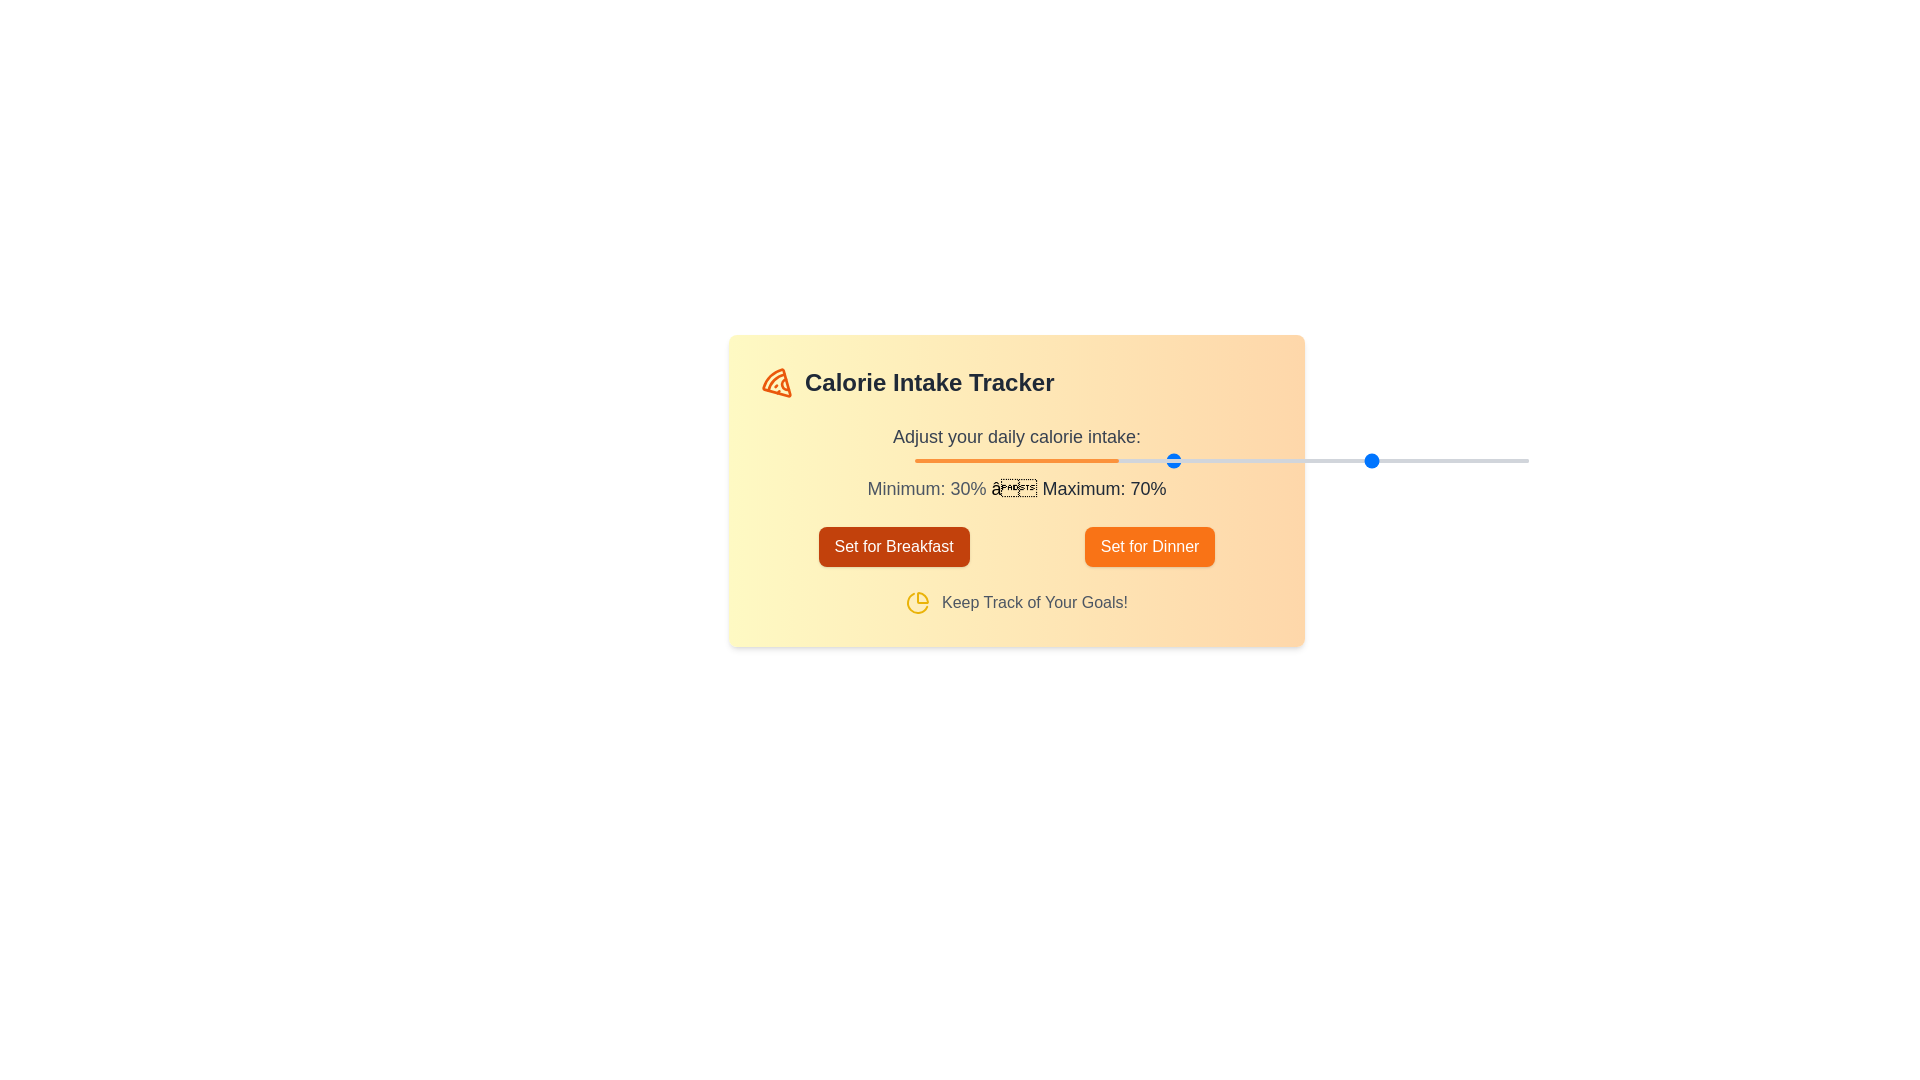 This screenshot has width=1920, height=1080. I want to click on the 'Dinner' configuration button located to the right of the 'Set for Breakfast' button in the calorie intake tracker interface to apply settings for dinner, so click(1150, 547).